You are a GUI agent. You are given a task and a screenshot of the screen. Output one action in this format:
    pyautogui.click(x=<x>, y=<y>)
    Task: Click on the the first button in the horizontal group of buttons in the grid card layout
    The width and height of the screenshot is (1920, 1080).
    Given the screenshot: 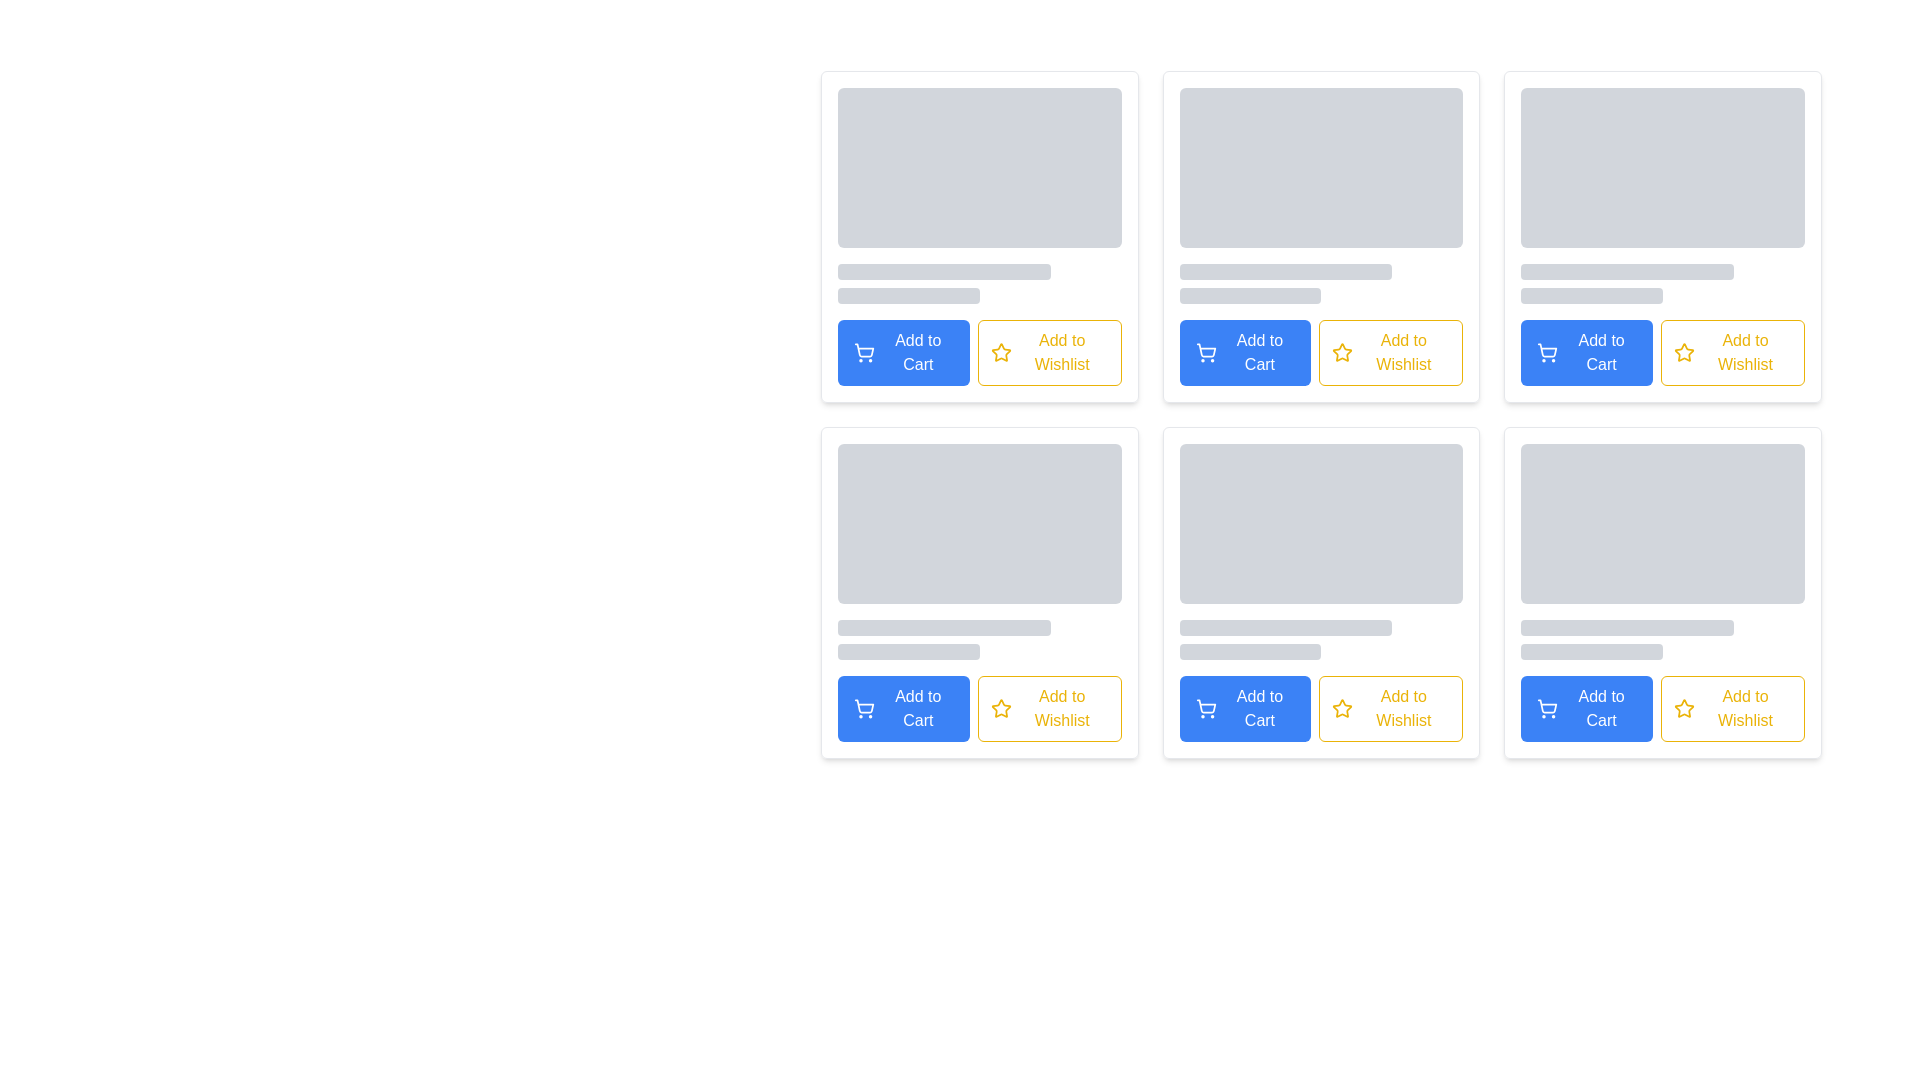 What is the action you would take?
    pyautogui.click(x=1586, y=352)
    